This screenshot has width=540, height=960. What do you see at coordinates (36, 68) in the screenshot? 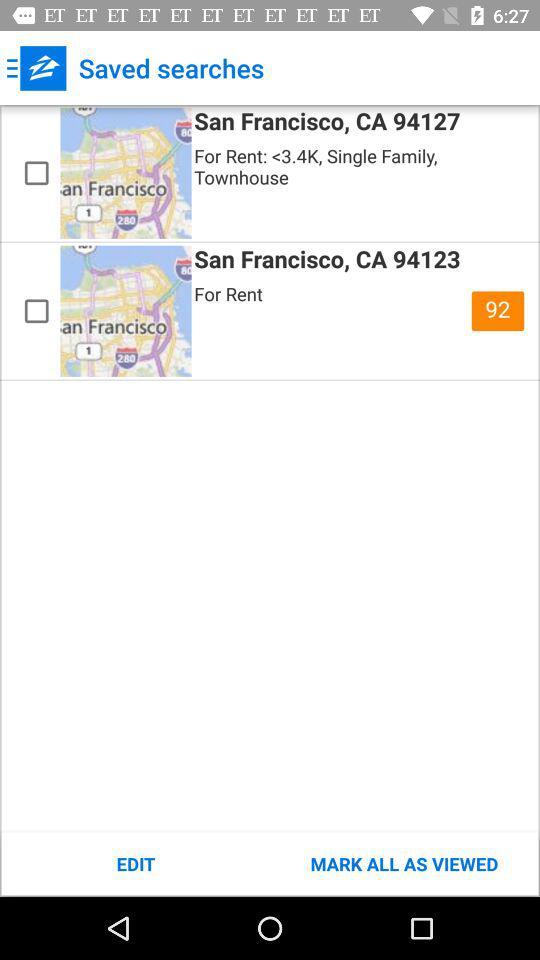
I see `app to the left of the saved searches` at bounding box center [36, 68].